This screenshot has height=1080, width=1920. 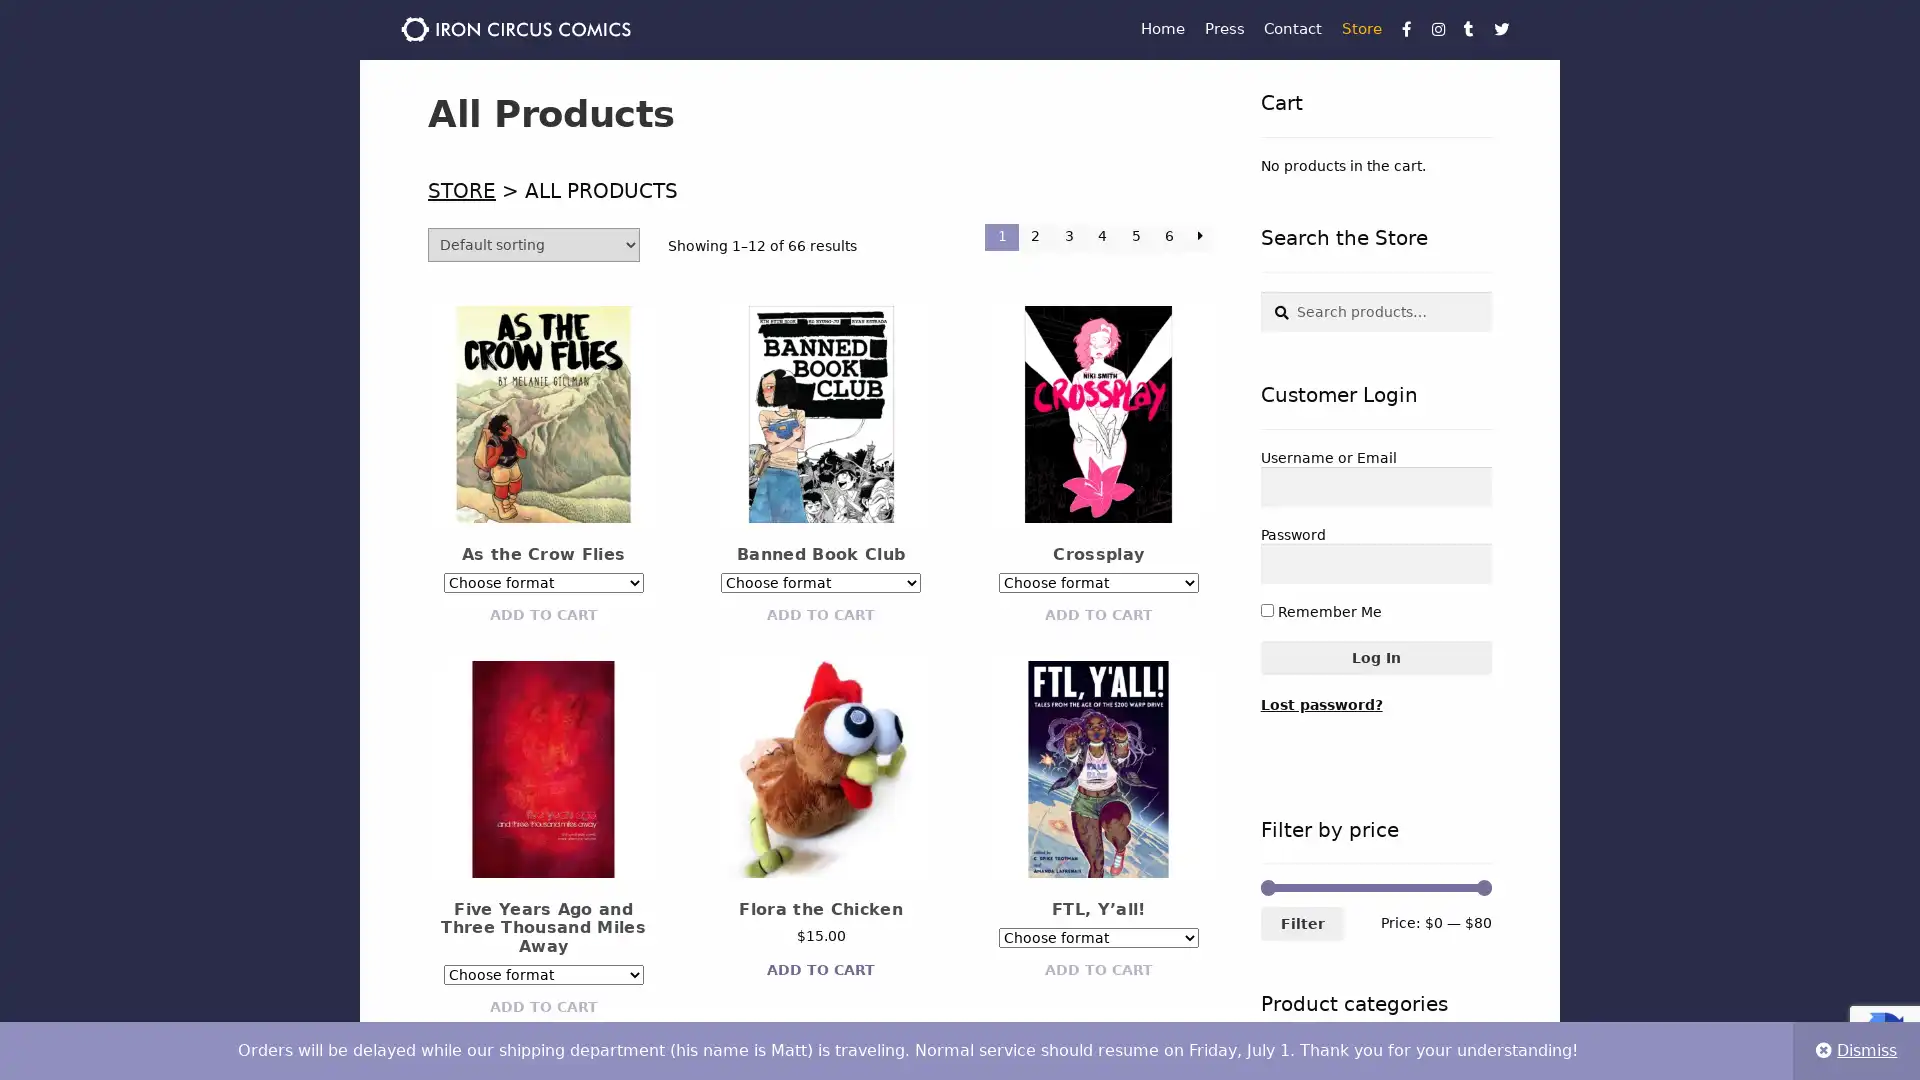 What do you see at coordinates (820, 613) in the screenshot?
I see `ADD TO CART` at bounding box center [820, 613].